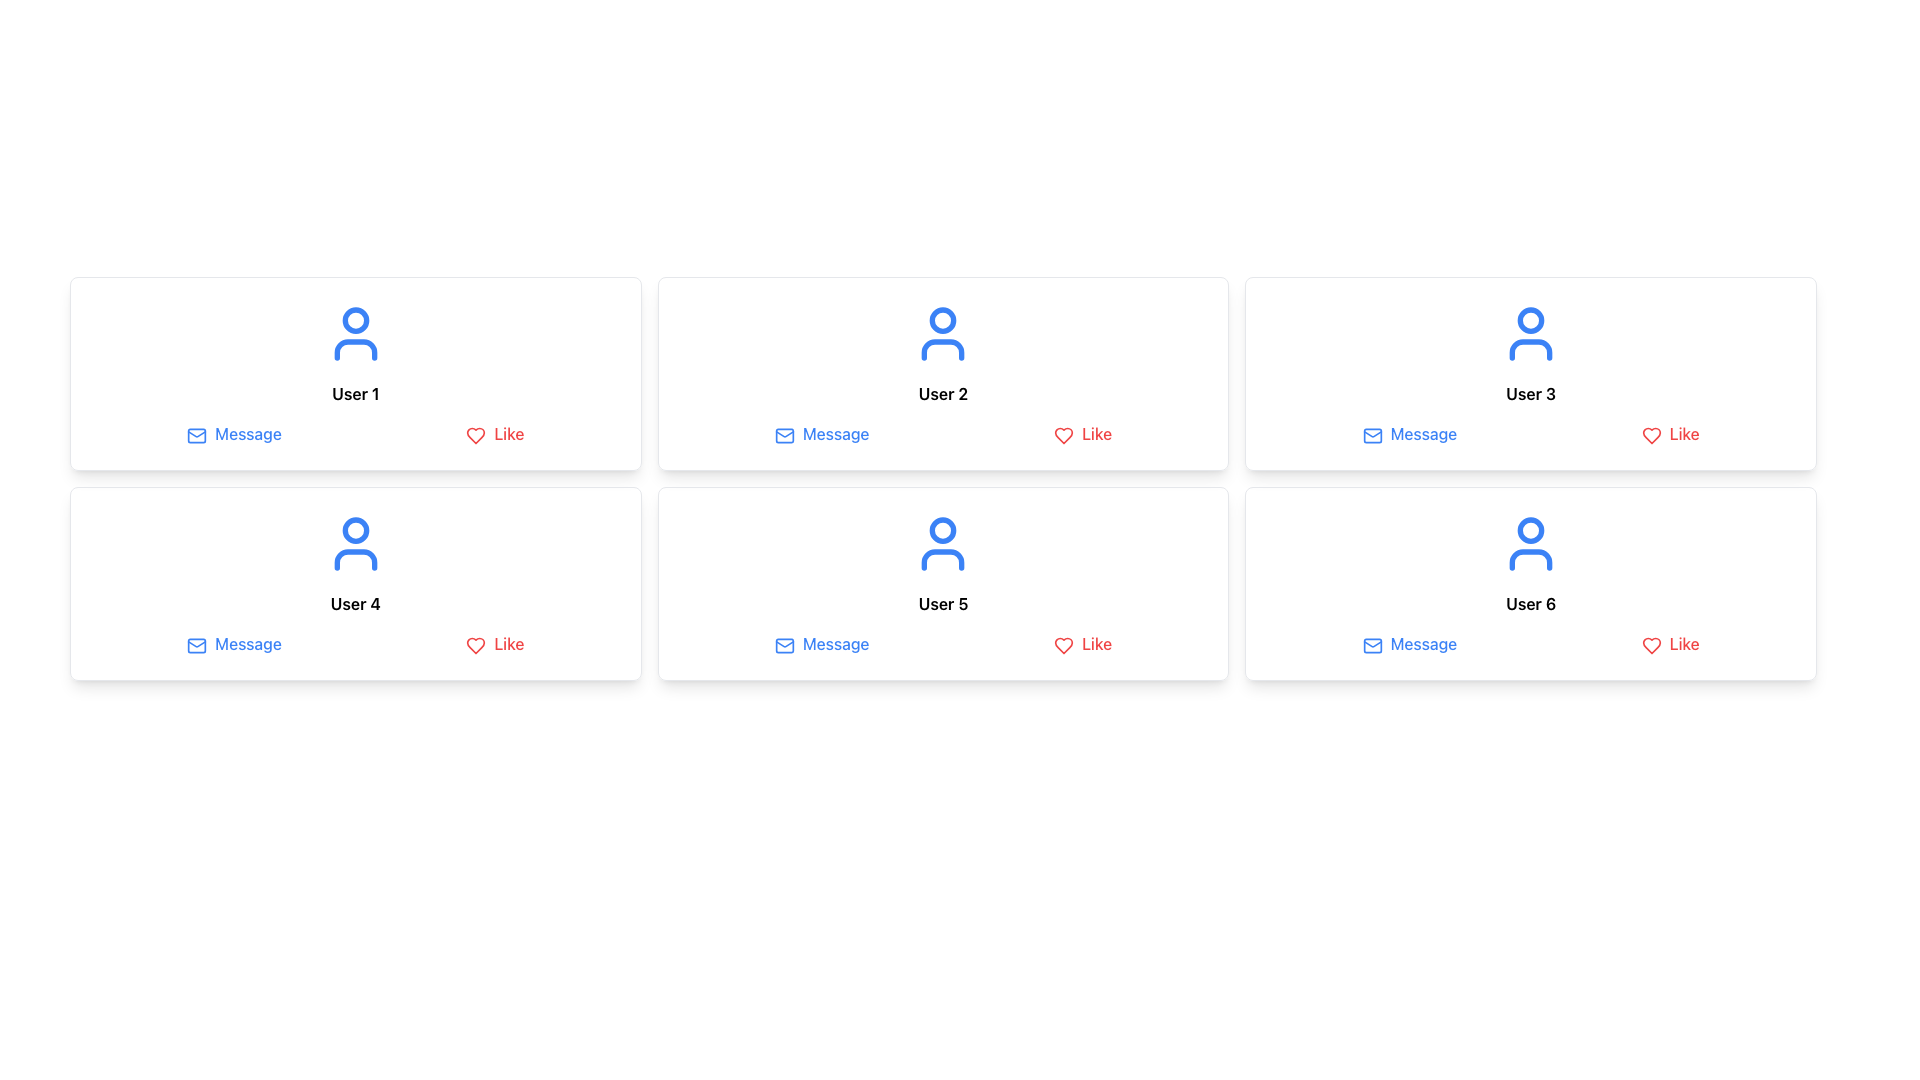 This screenshot has width=1920, height=1080. I want to click on the 'Like' button, which is a red text saying 'Like' beside a red outlined heart icon, located, so click(1082, 644).